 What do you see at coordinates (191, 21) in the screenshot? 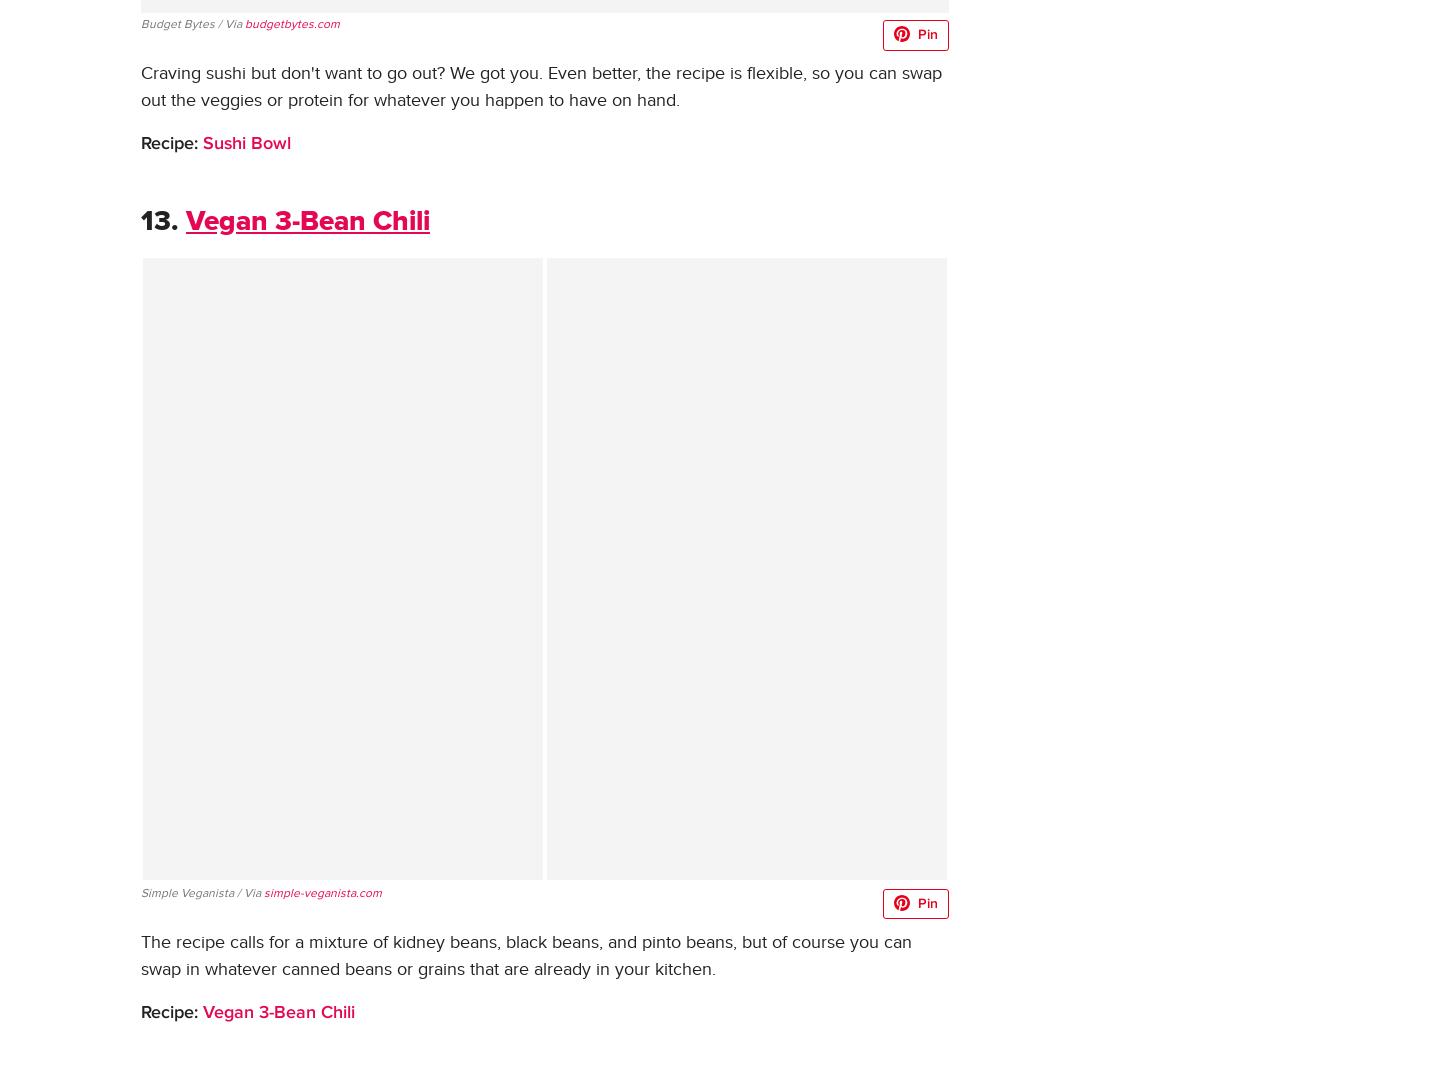
I see `'Budget Bytes / Via'` at bounding box center [191, 21].